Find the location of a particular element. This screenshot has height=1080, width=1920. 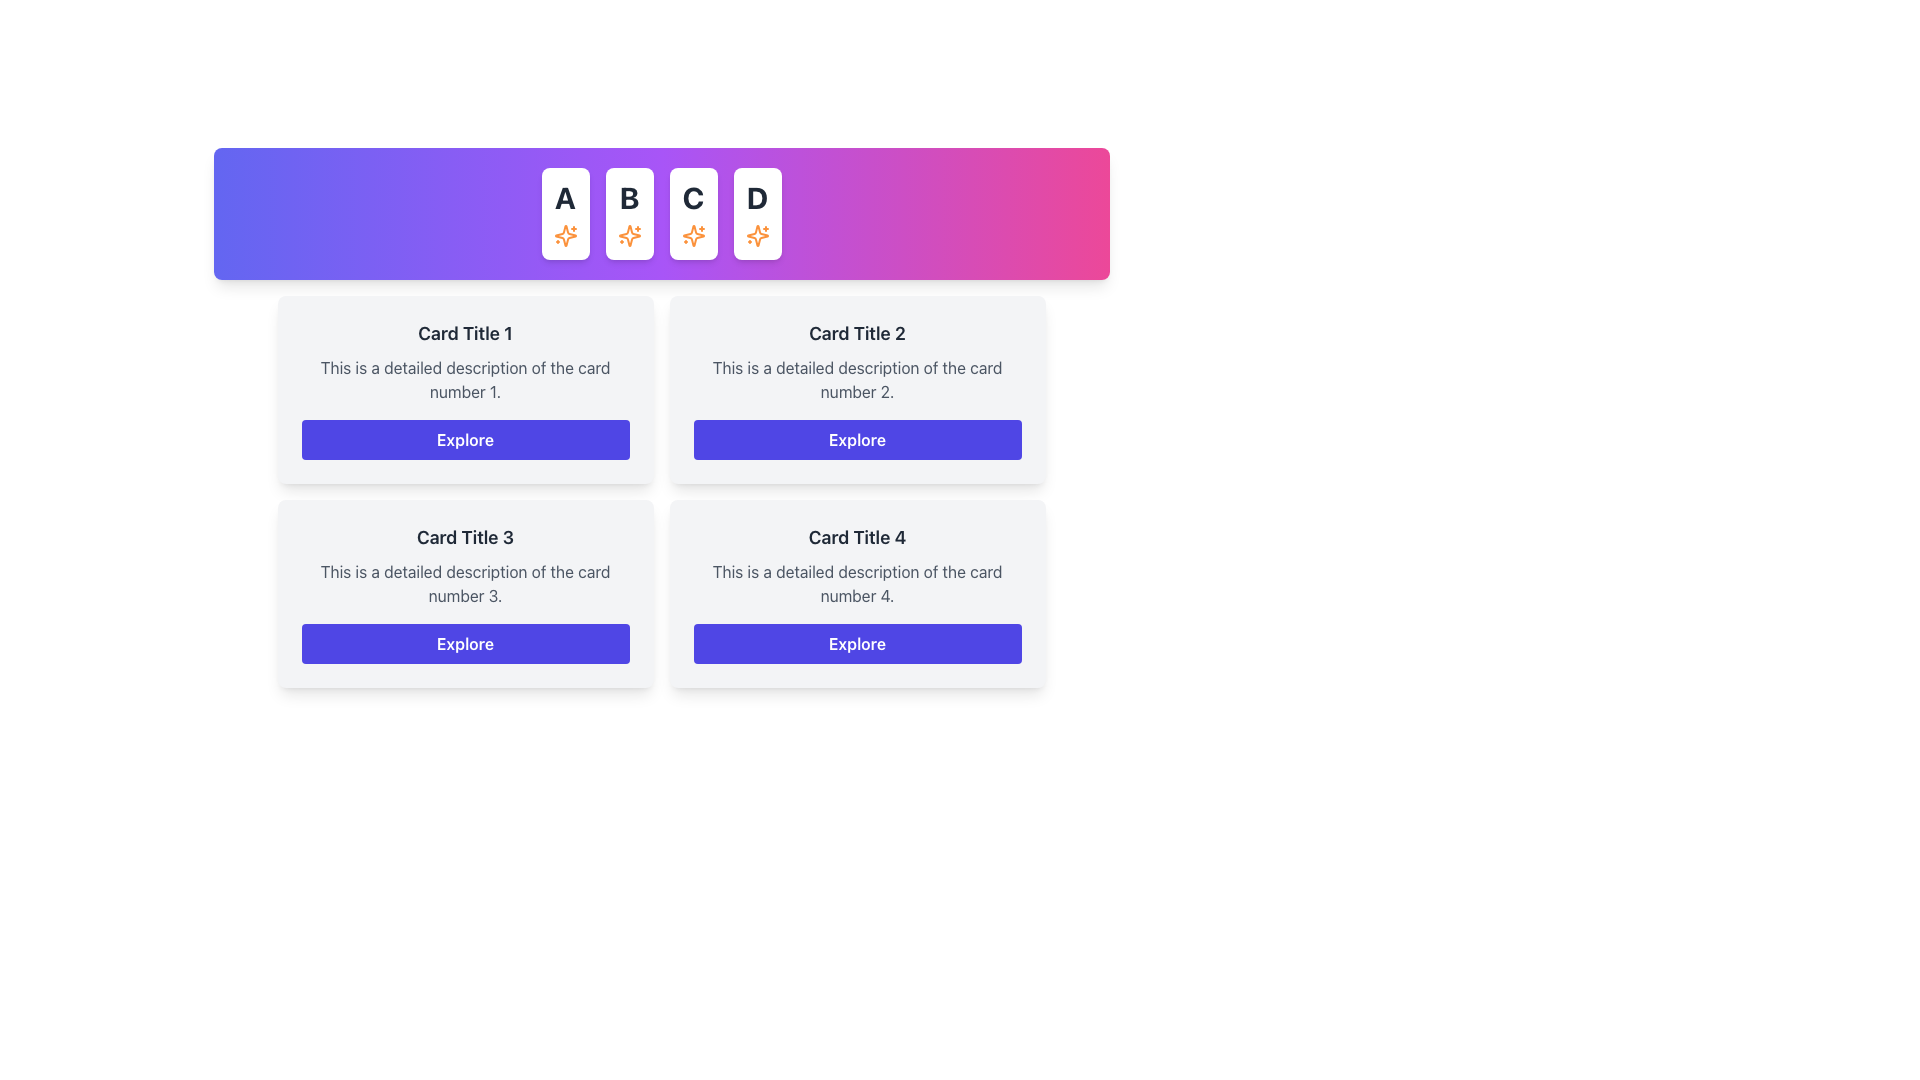

the button located at the bottom of the card panel with the heading 'Card Title 1' is located at coordinates (464, 438).